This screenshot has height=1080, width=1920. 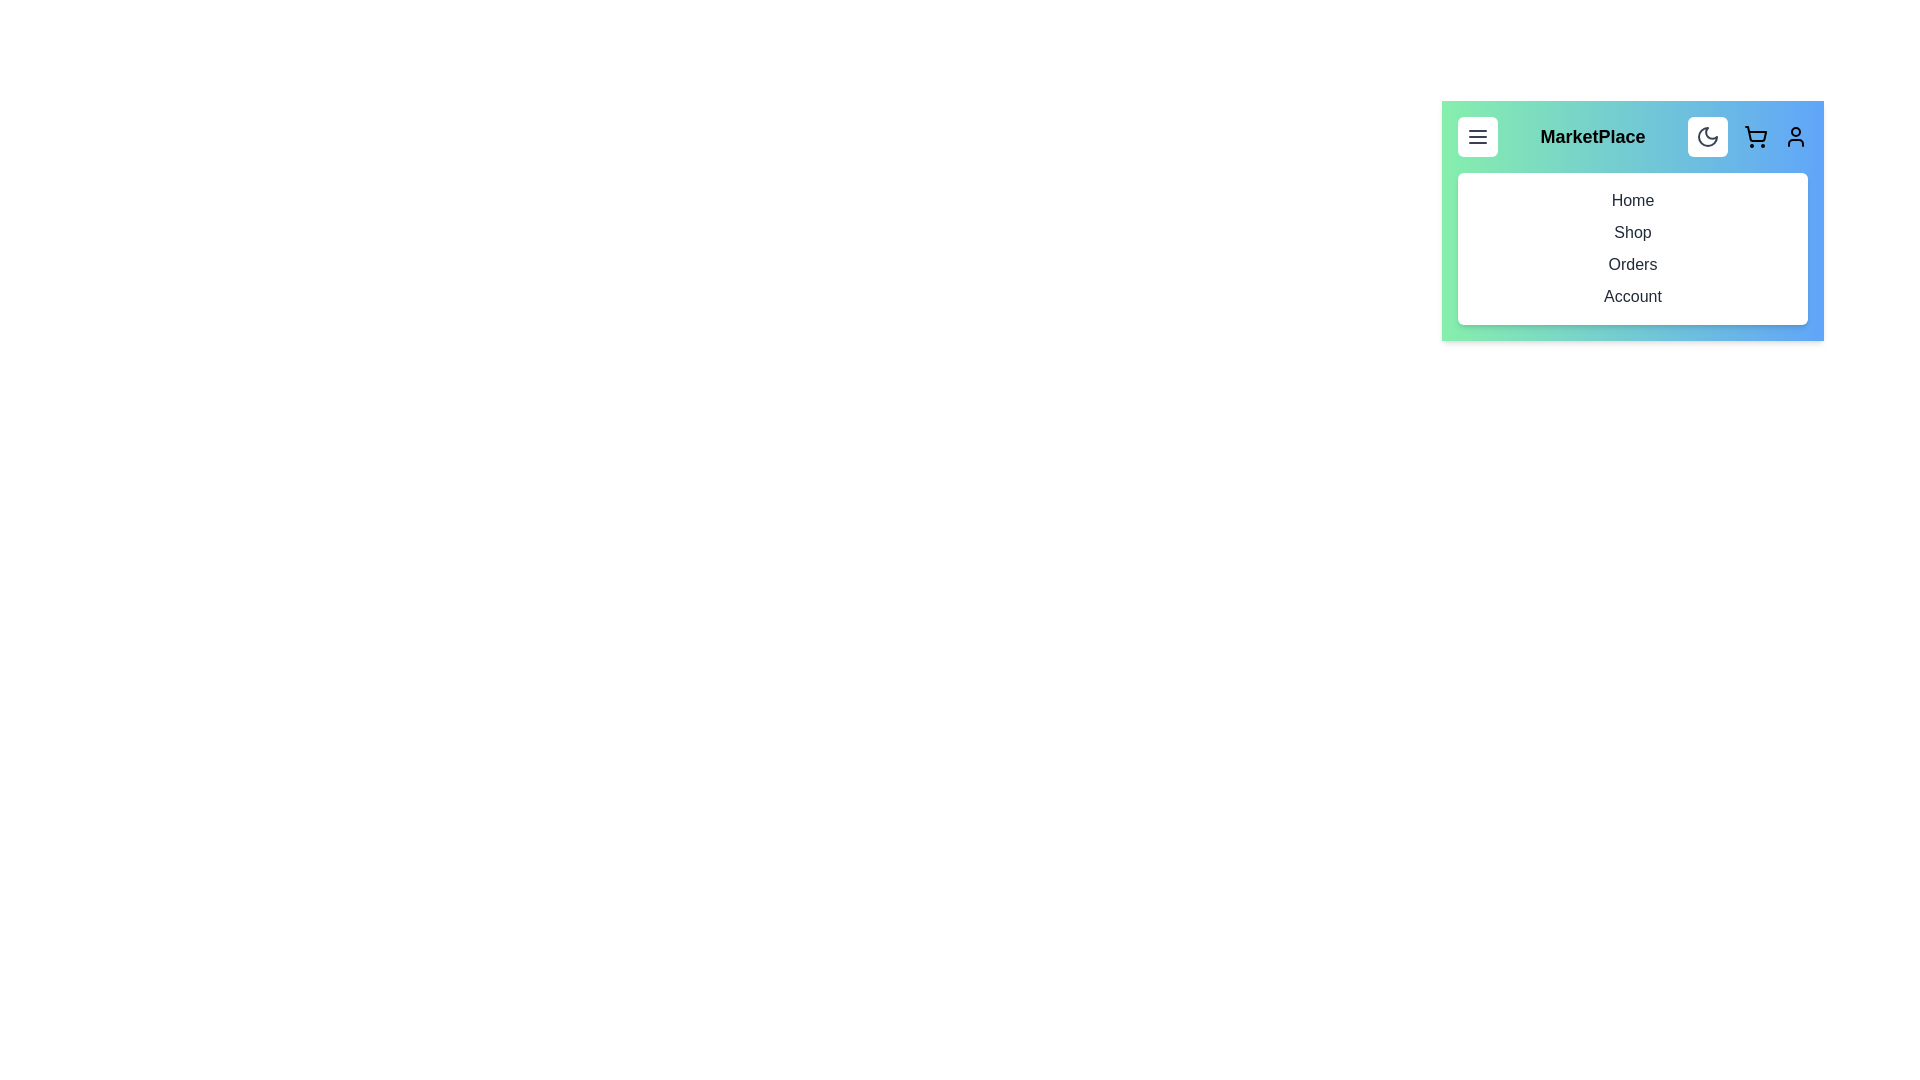 I want to click on the menu item corresponding to Shop, so click(x=1632, y=231).